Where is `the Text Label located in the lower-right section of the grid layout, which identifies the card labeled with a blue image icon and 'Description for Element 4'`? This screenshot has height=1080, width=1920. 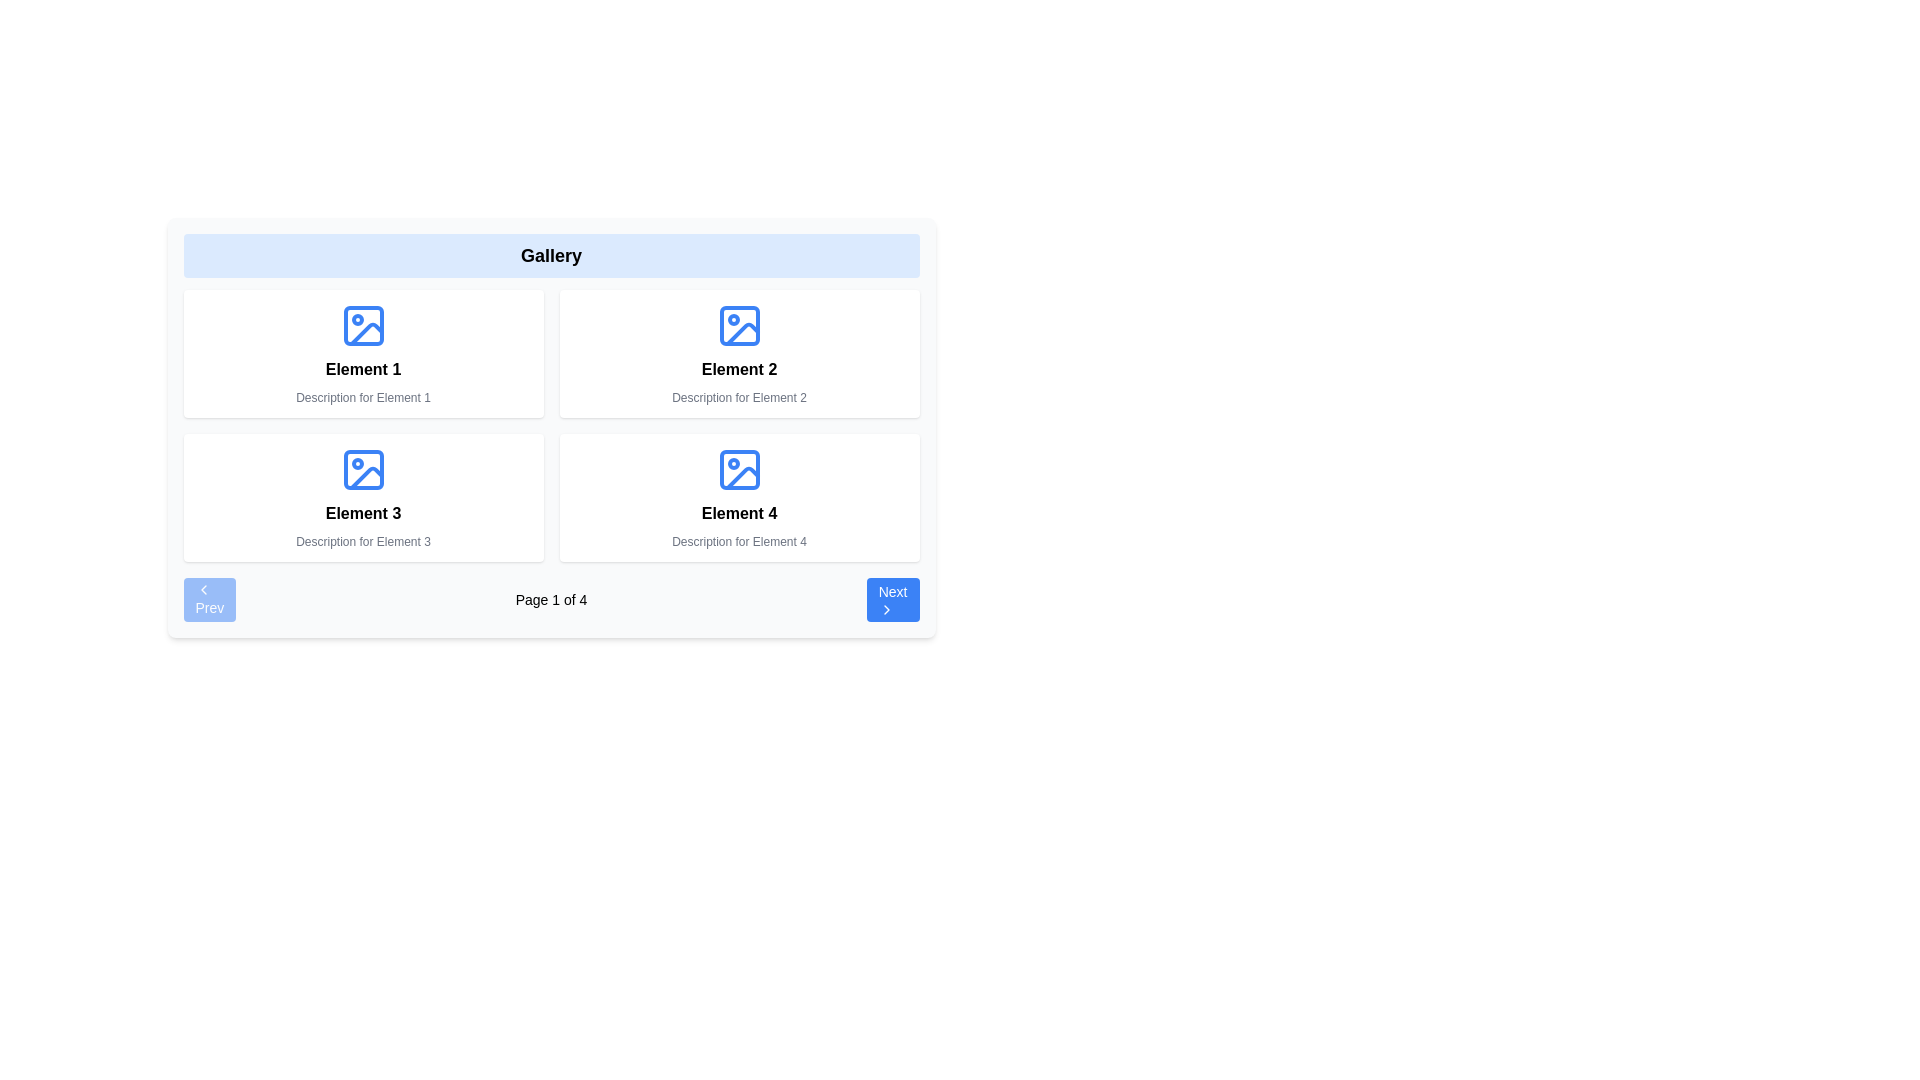 the Text Label located in the lower-right section of the grid layout, which identifies the card labeled with a blue image icon and 'Description for Element 4' is located at coordinates (738, 512).